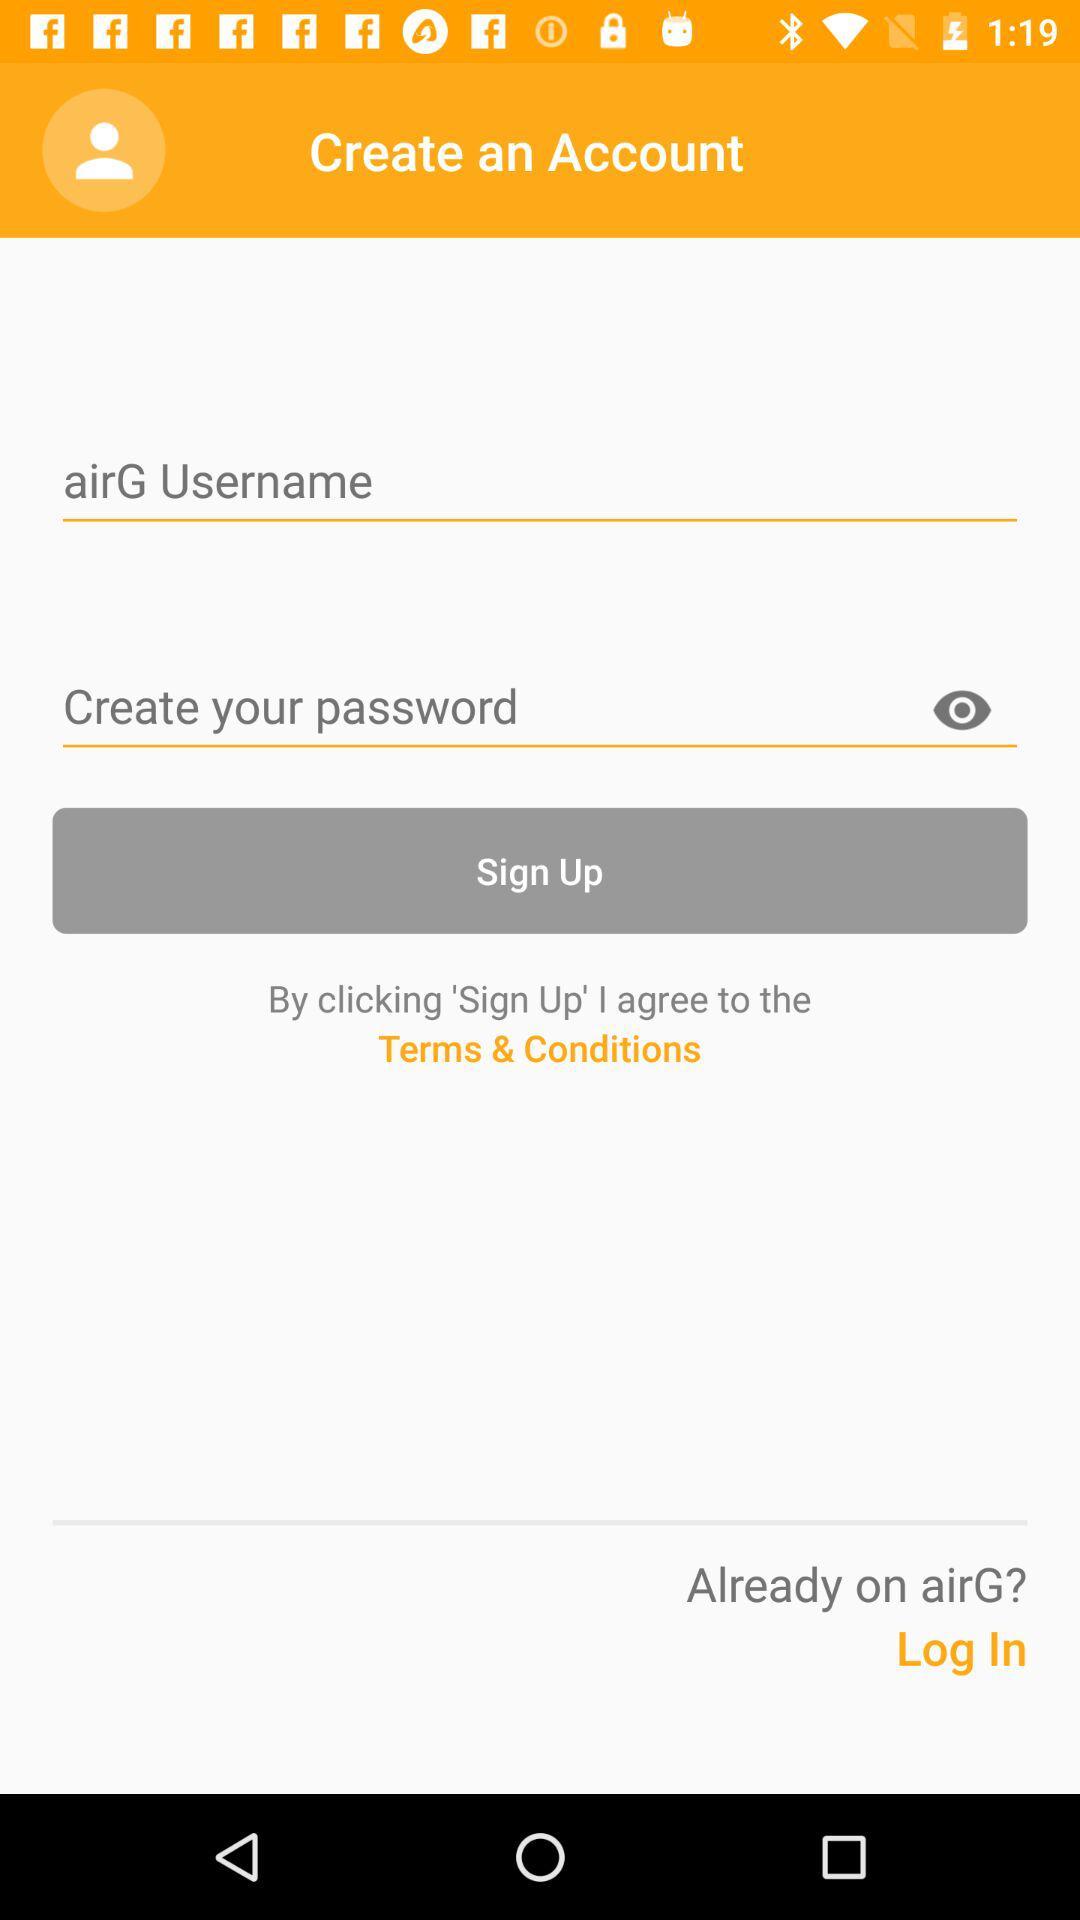 This screenshot has width=1080, height=1920. I want to click on icon below the already on airg? item, so click(911, 1678).